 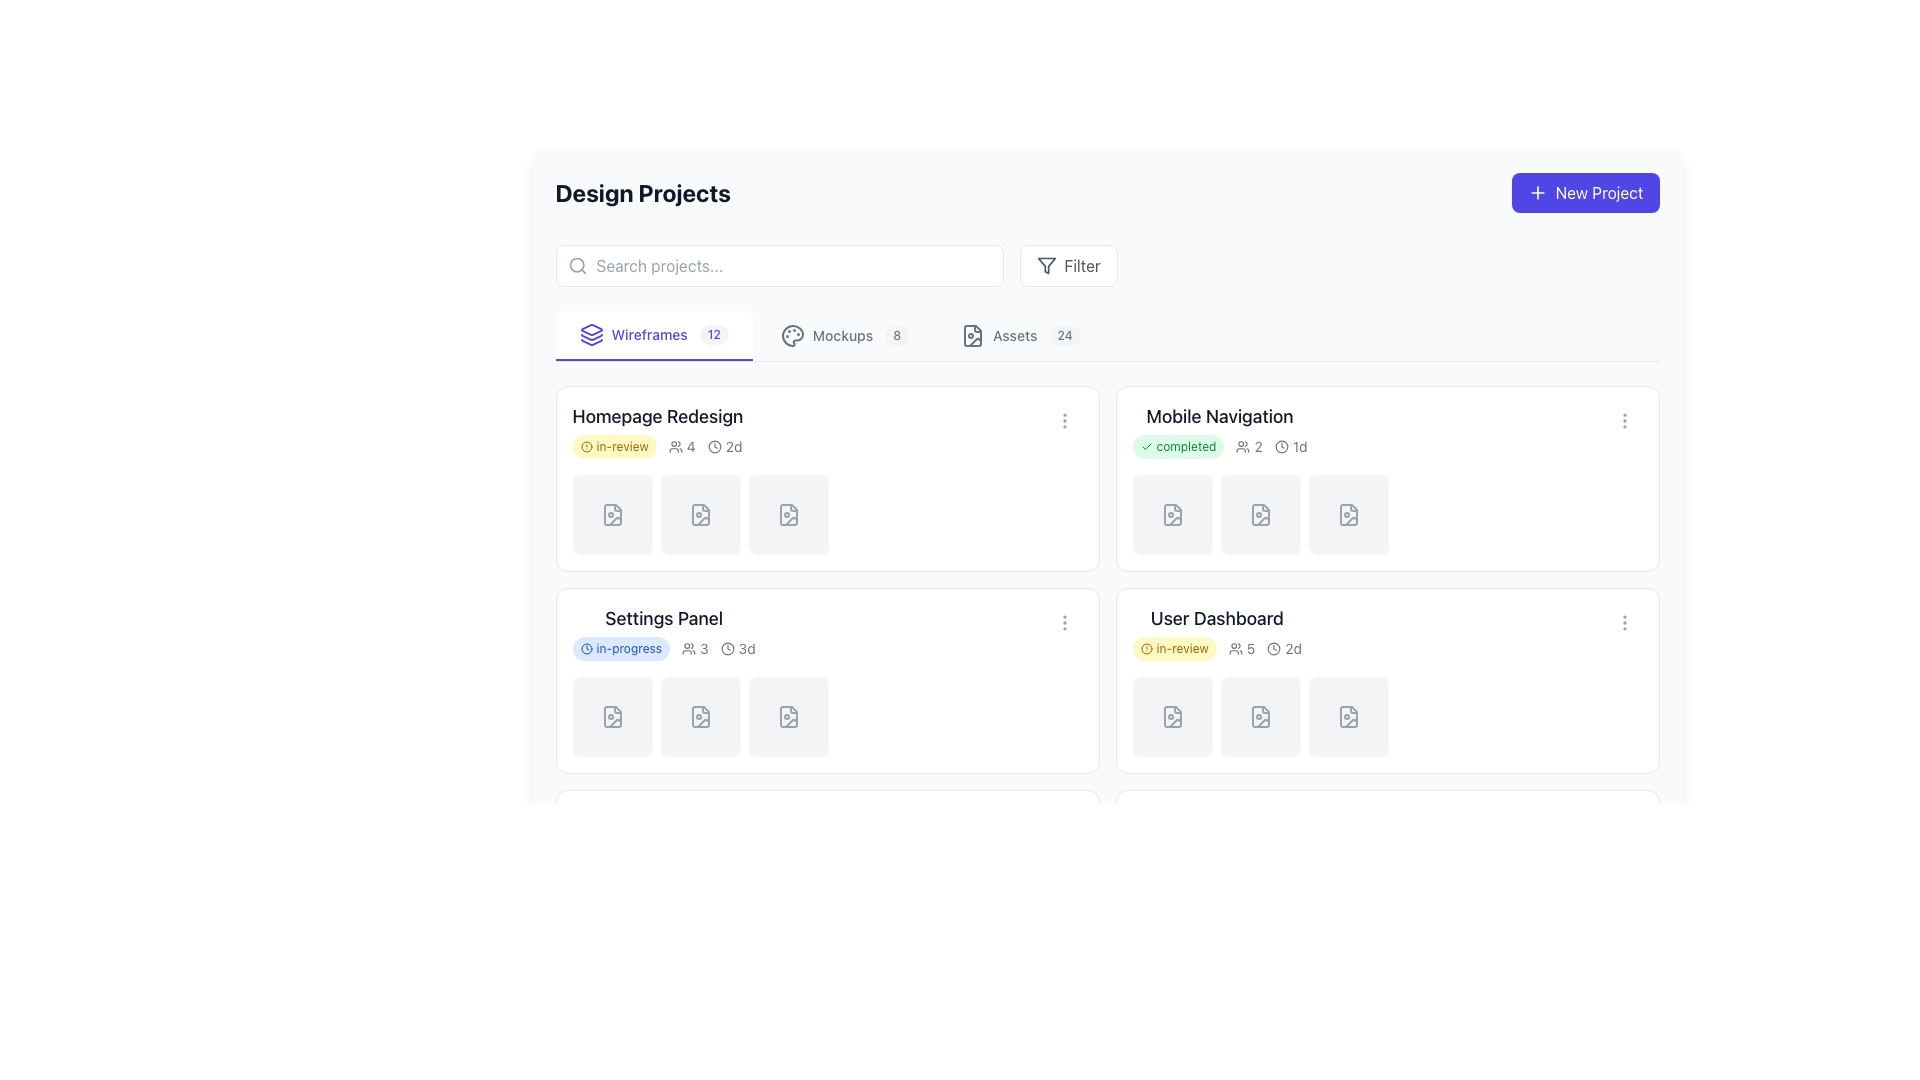 I want to click on the user icon in the 'Settings Panel' project card, which is located adjacent to the numerical indicator showing the count of users, so click(x=688, y=648).